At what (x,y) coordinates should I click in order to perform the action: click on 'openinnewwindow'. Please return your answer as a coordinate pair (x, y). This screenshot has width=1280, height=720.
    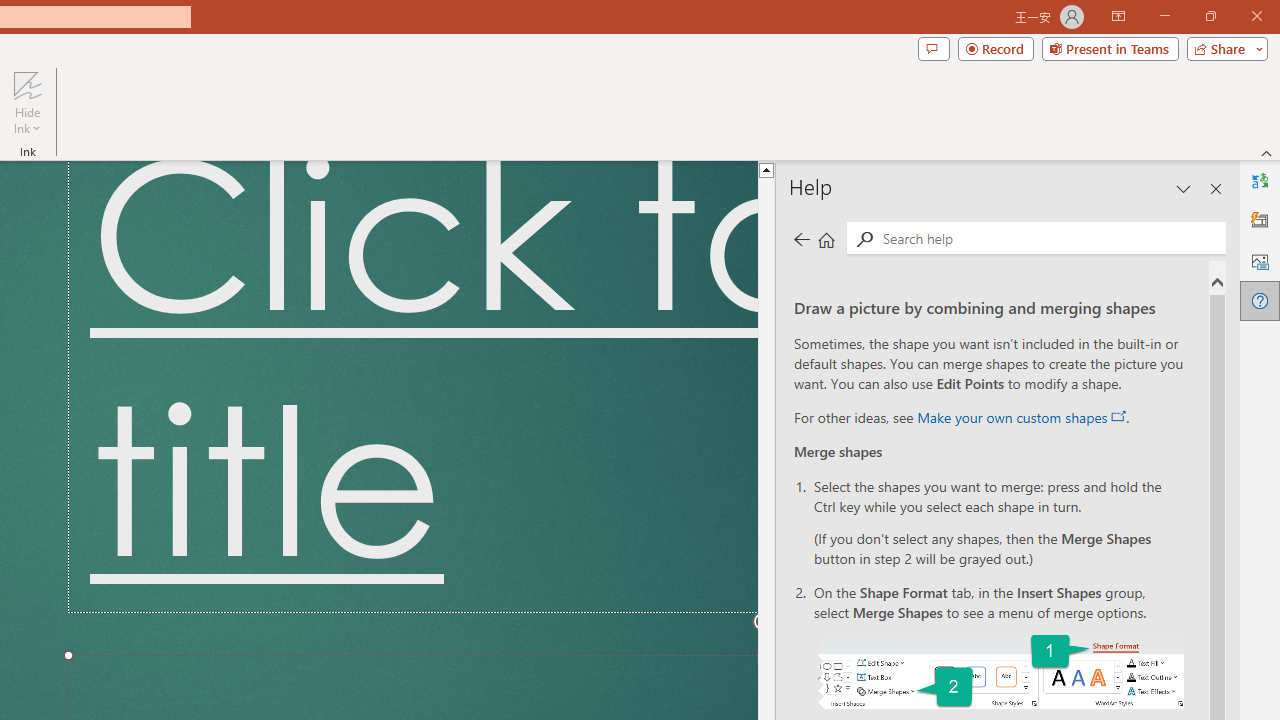
    Looking at the image, I should click on (1117, 415).